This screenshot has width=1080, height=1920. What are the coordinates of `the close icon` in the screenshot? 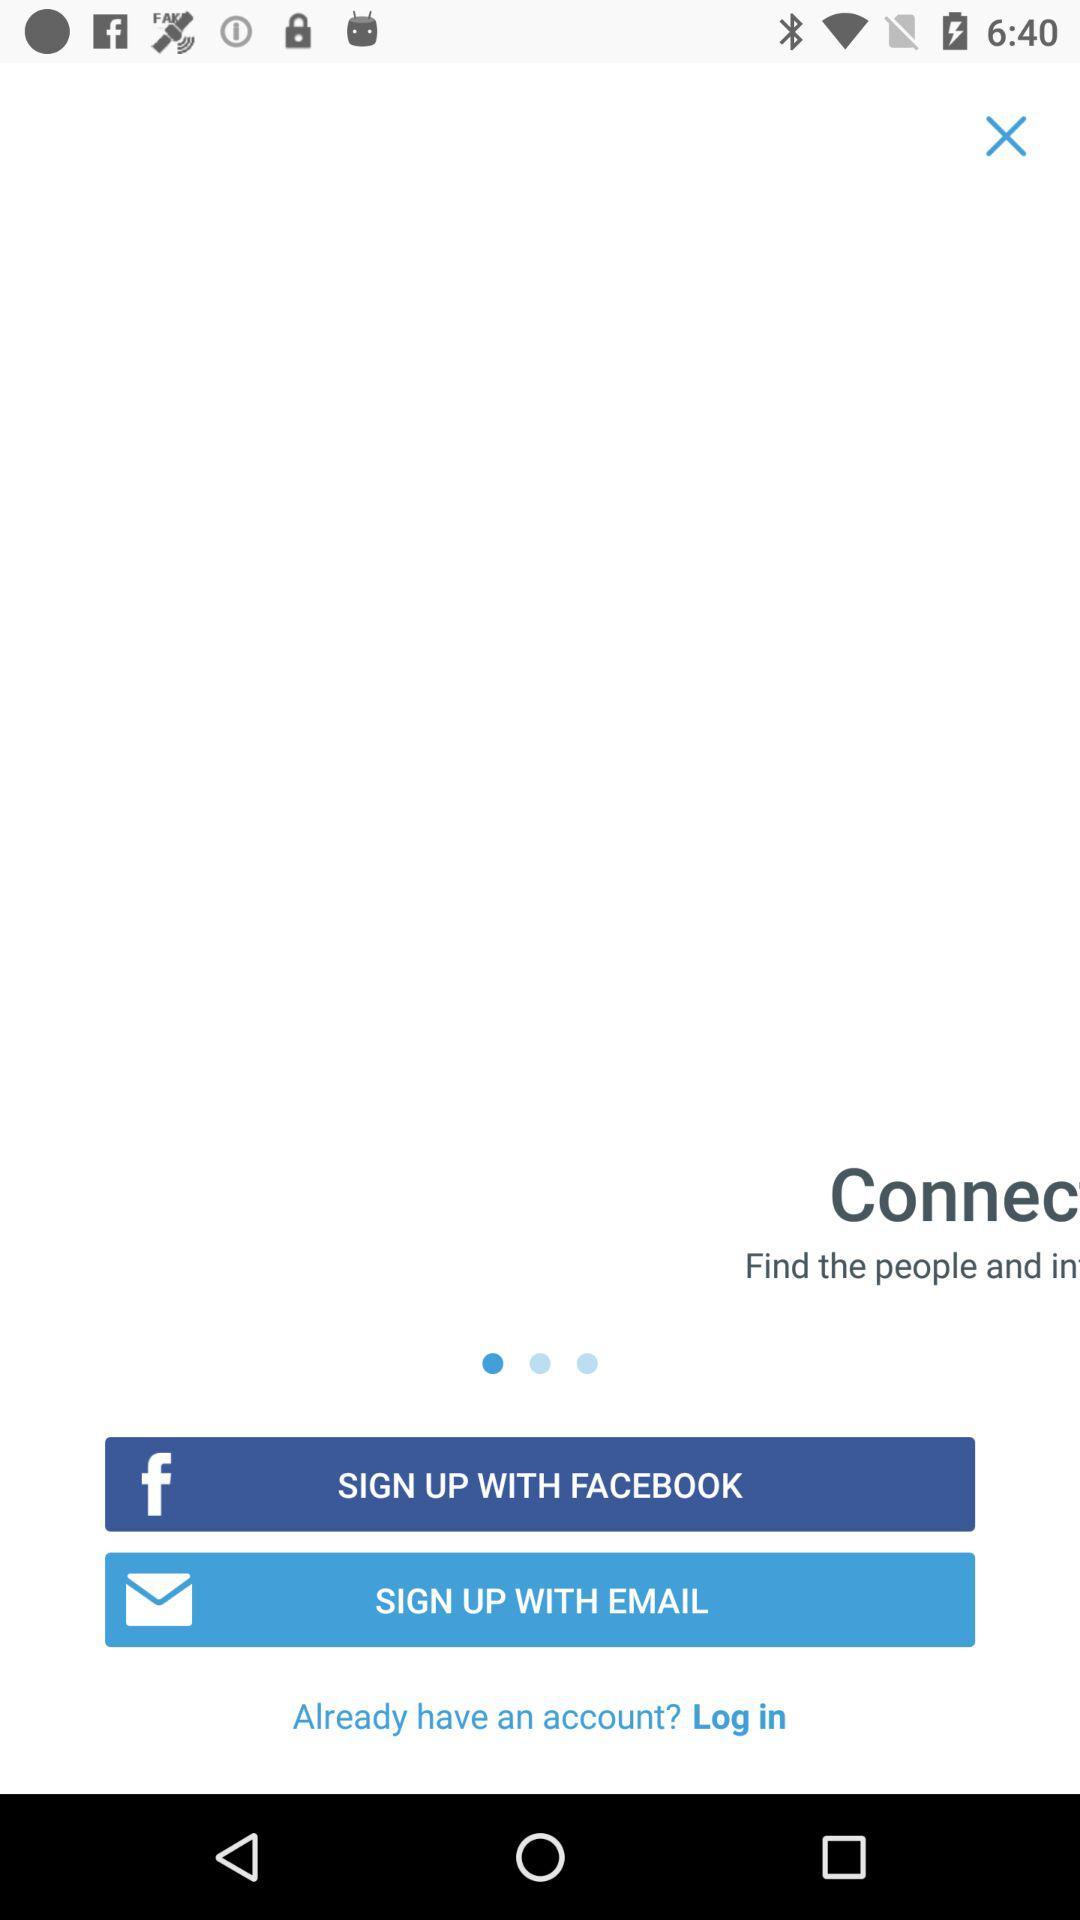 It's located at (1006, 135).